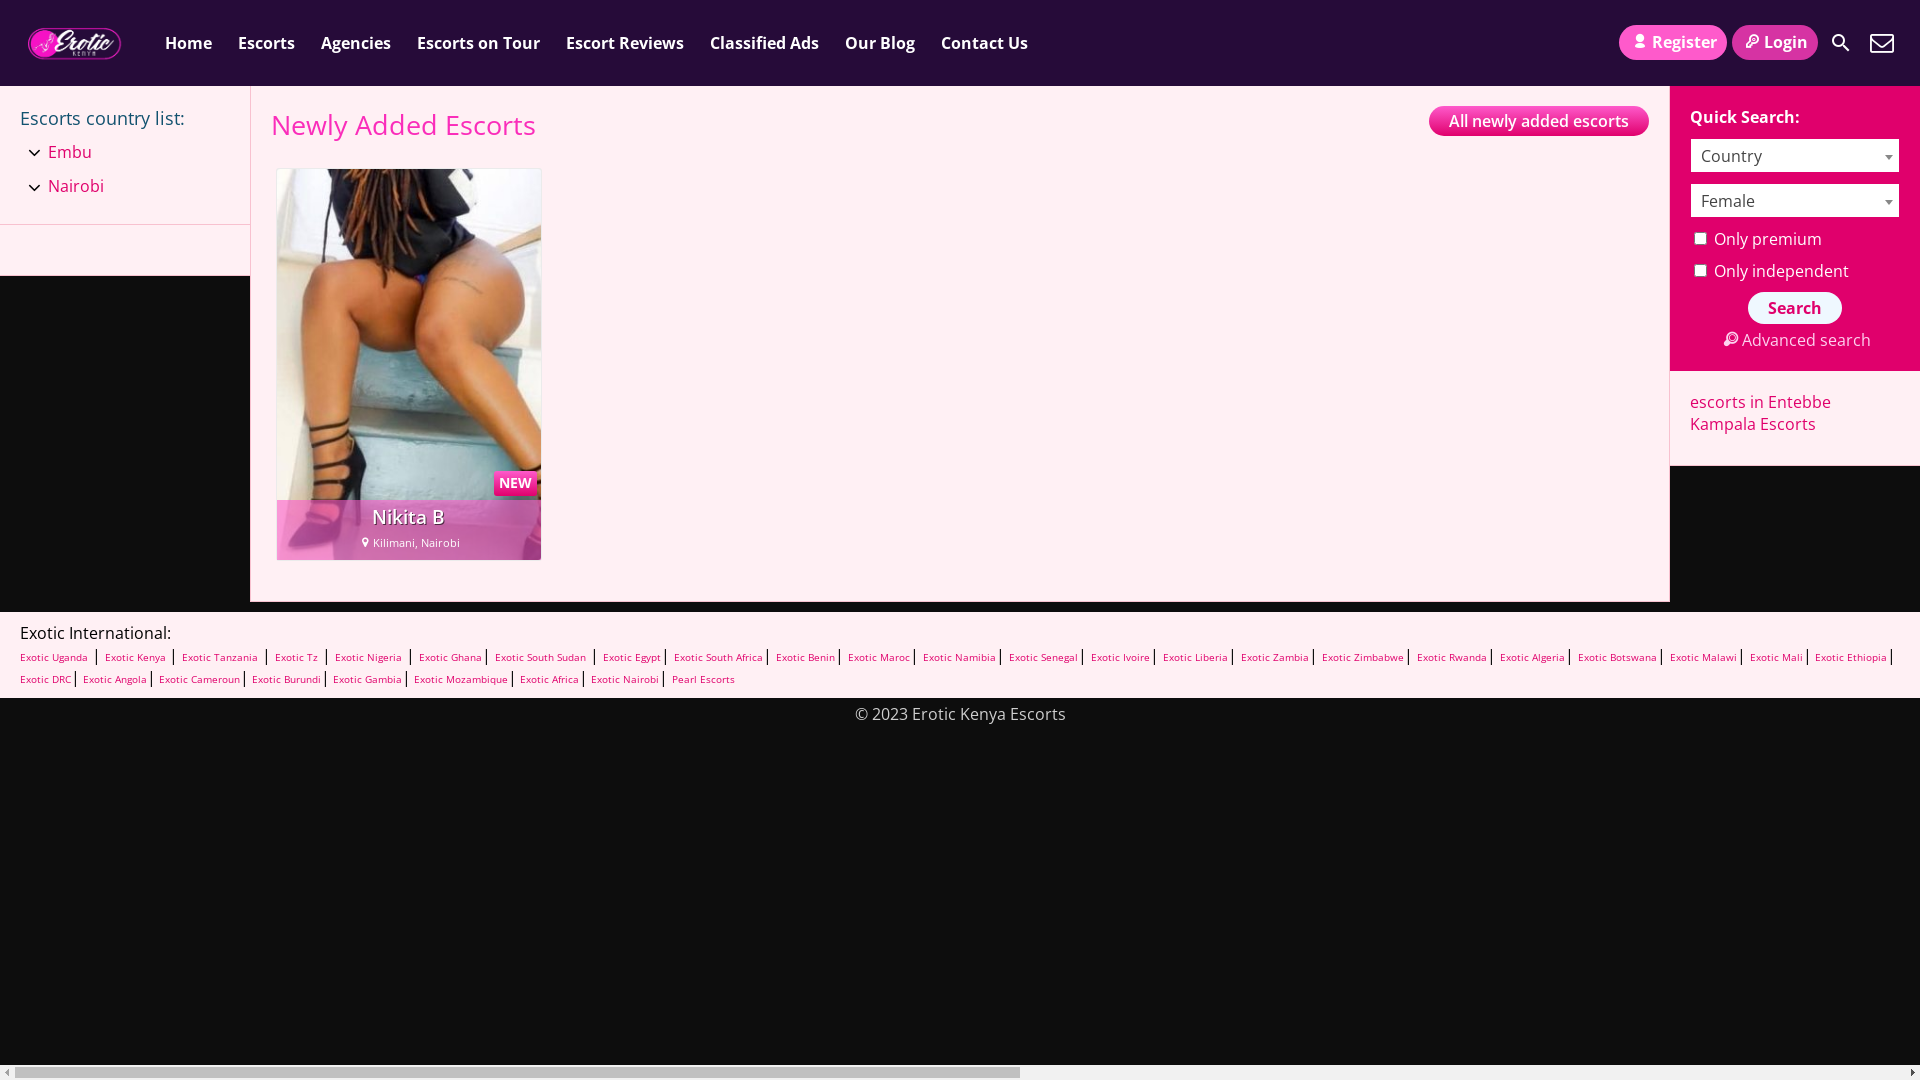  What do you see at coordinates (1760, 401) in the screenshot?
I see `'escorts in Entebbe'` at bounding box center [1760, 401].